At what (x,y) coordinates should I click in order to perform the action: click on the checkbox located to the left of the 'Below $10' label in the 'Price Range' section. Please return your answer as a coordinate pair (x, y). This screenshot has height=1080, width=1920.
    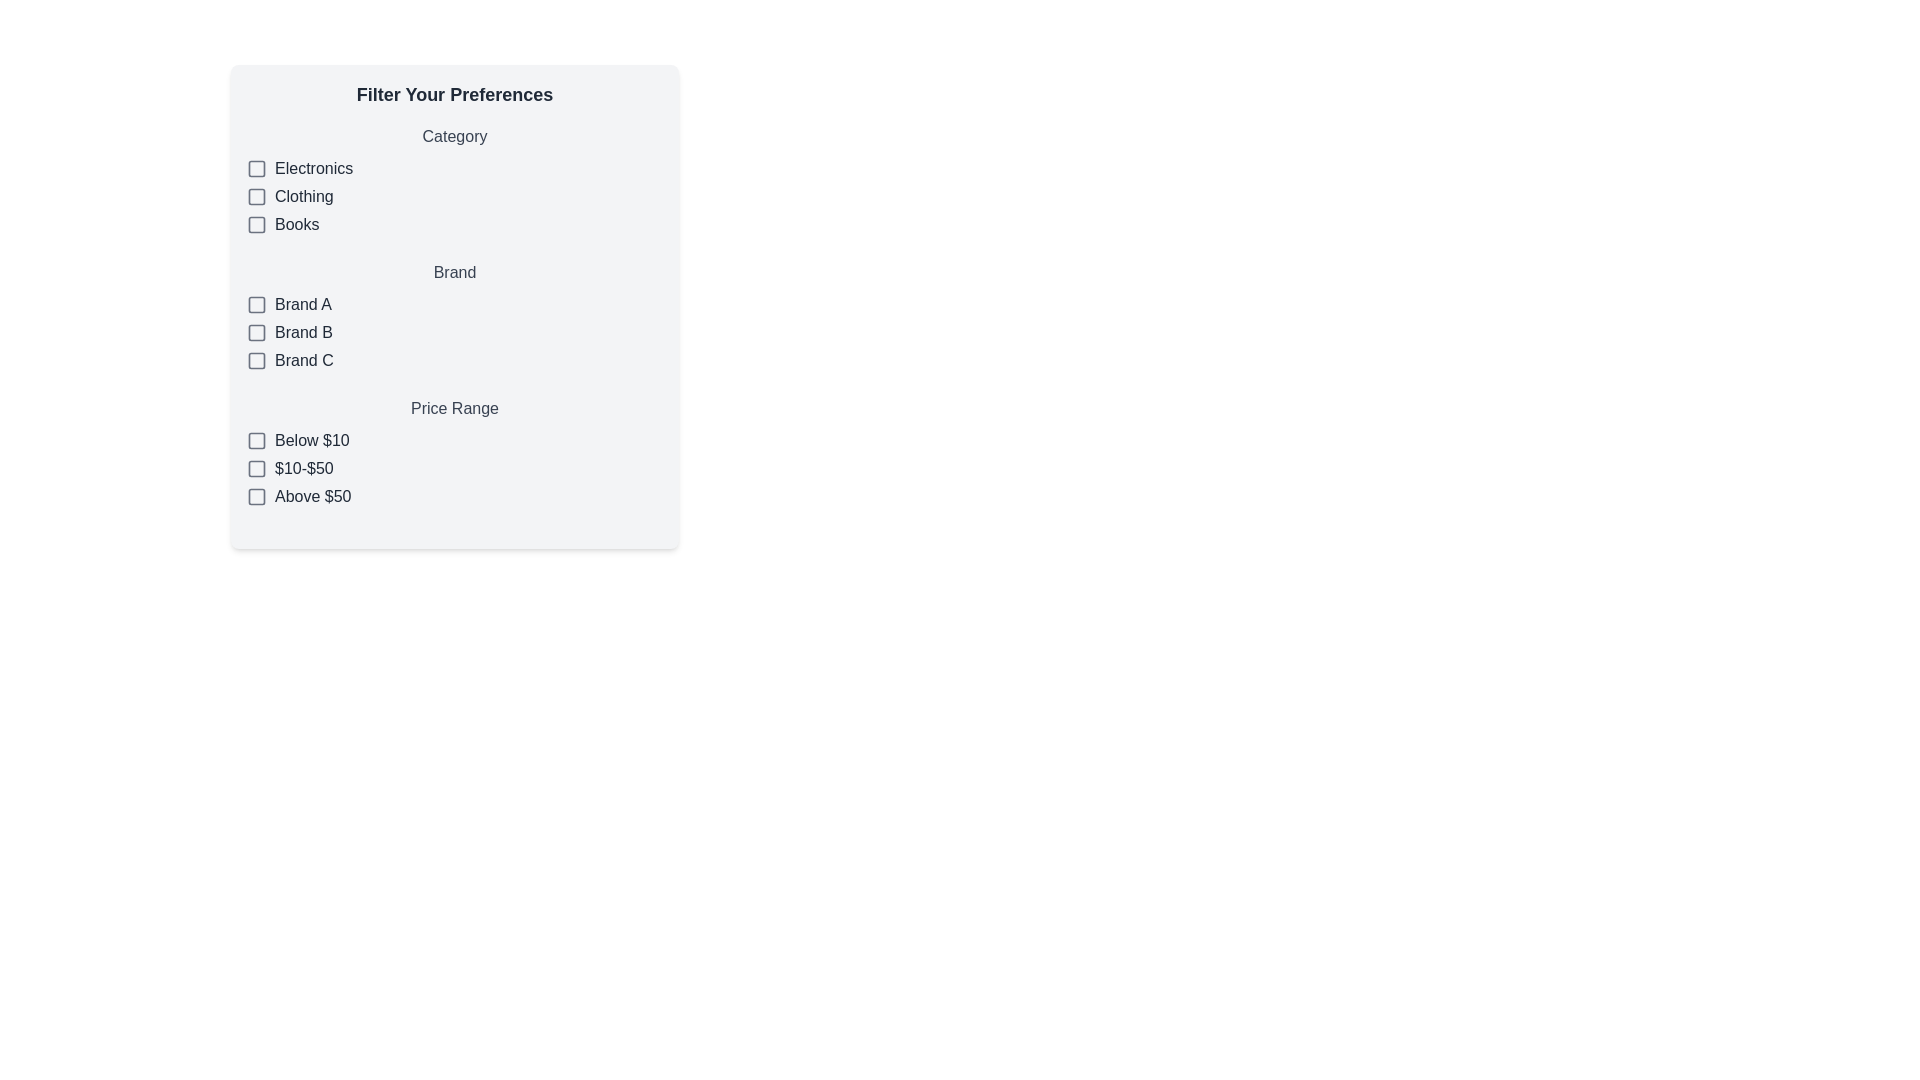
    Looking at the image, I should click on (256, 439).